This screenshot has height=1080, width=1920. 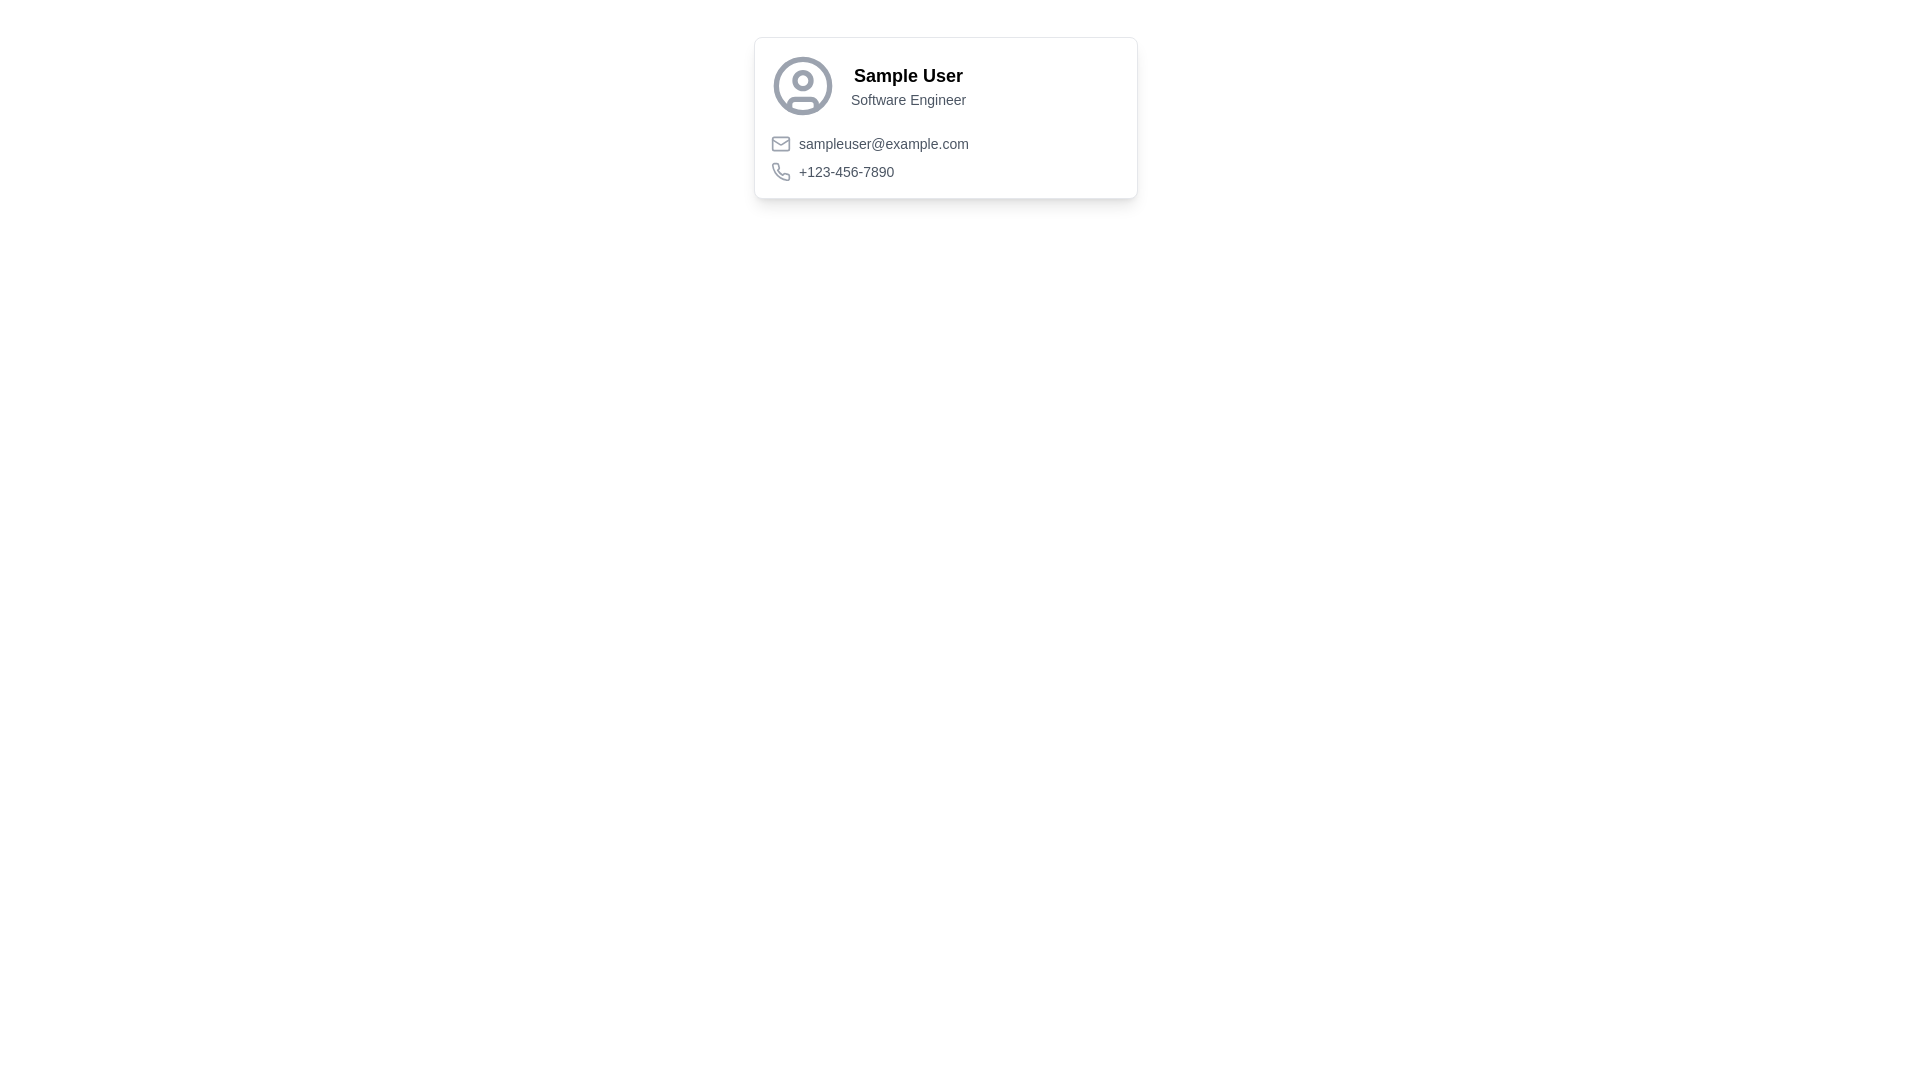 What do you see at coordinates (780, 142) in the screenshot?
I see `the visual representation of the email icon, which is an envelope symbol located to the left of the user's email address in the user card` at bounding box center [780, 142].